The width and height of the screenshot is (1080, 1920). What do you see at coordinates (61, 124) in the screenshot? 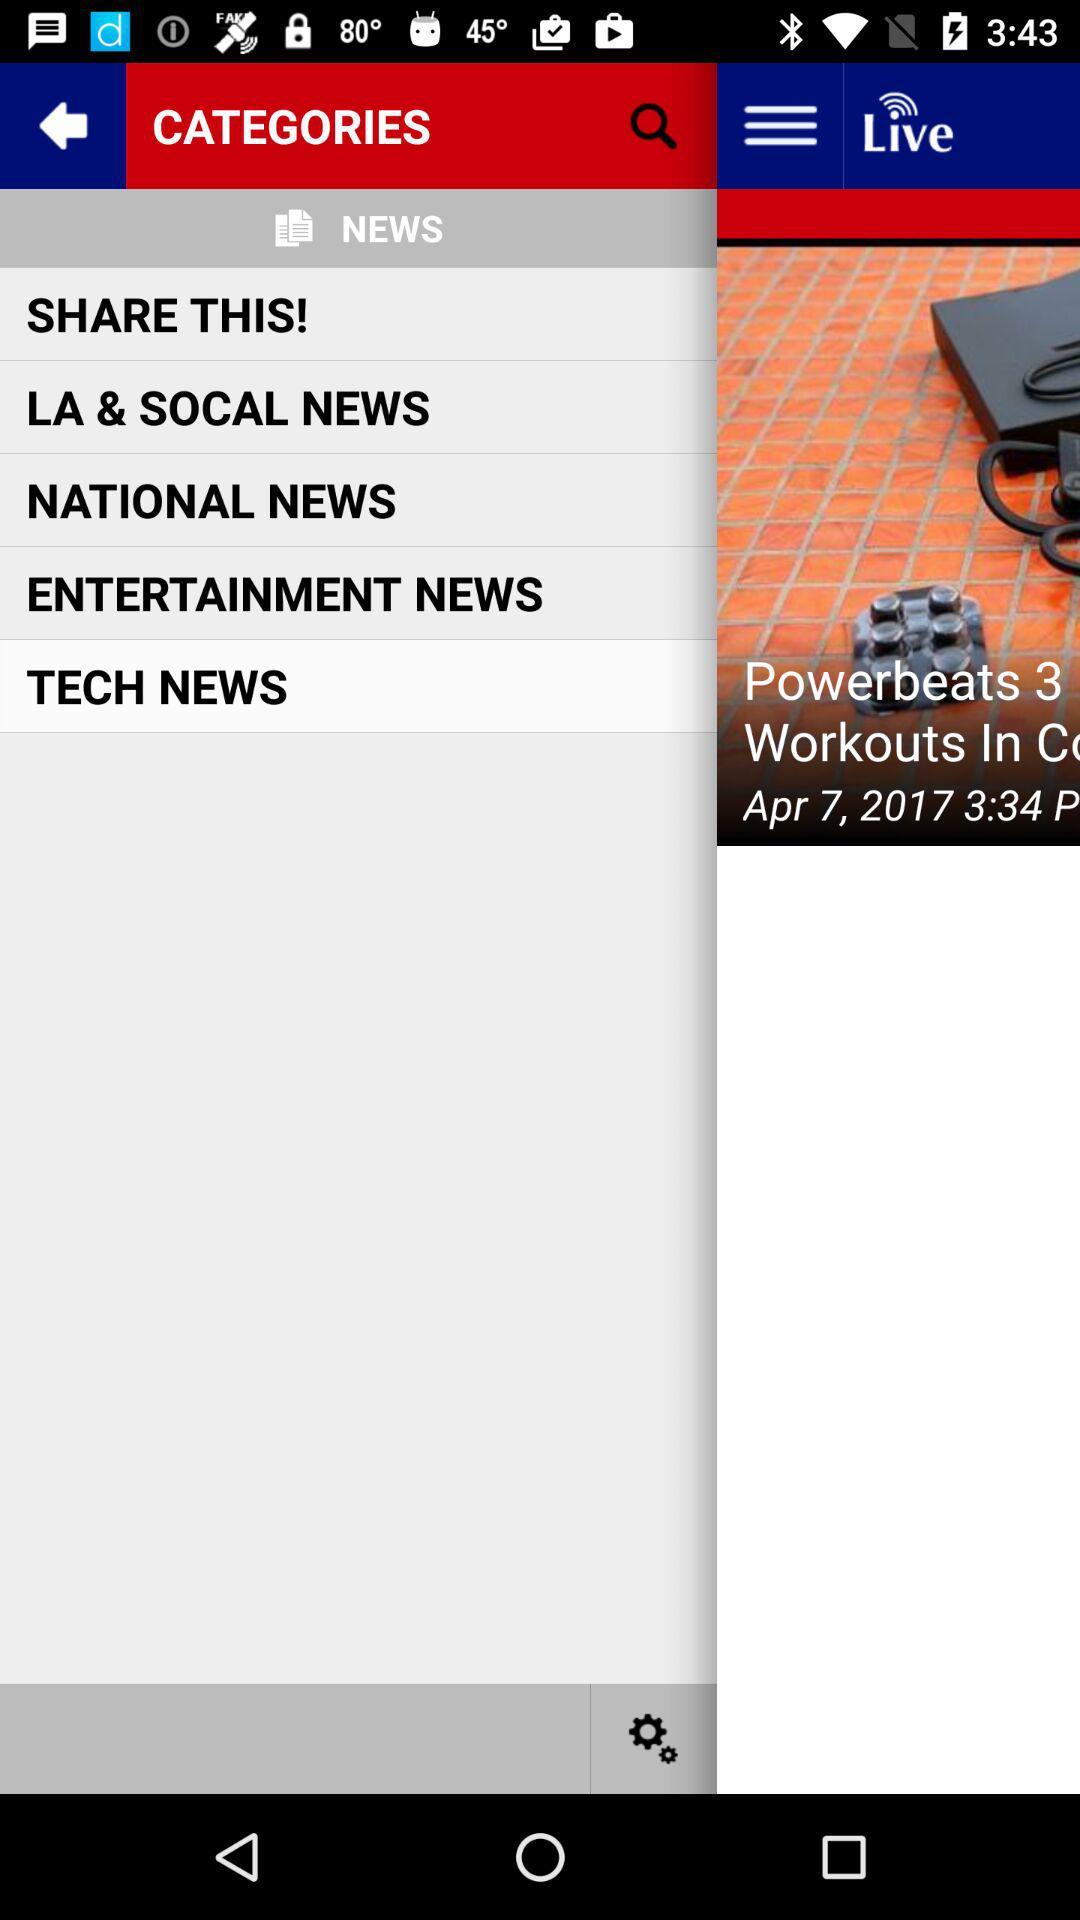
I see `the arrow_backward icon` at bounding box center [61, 124].